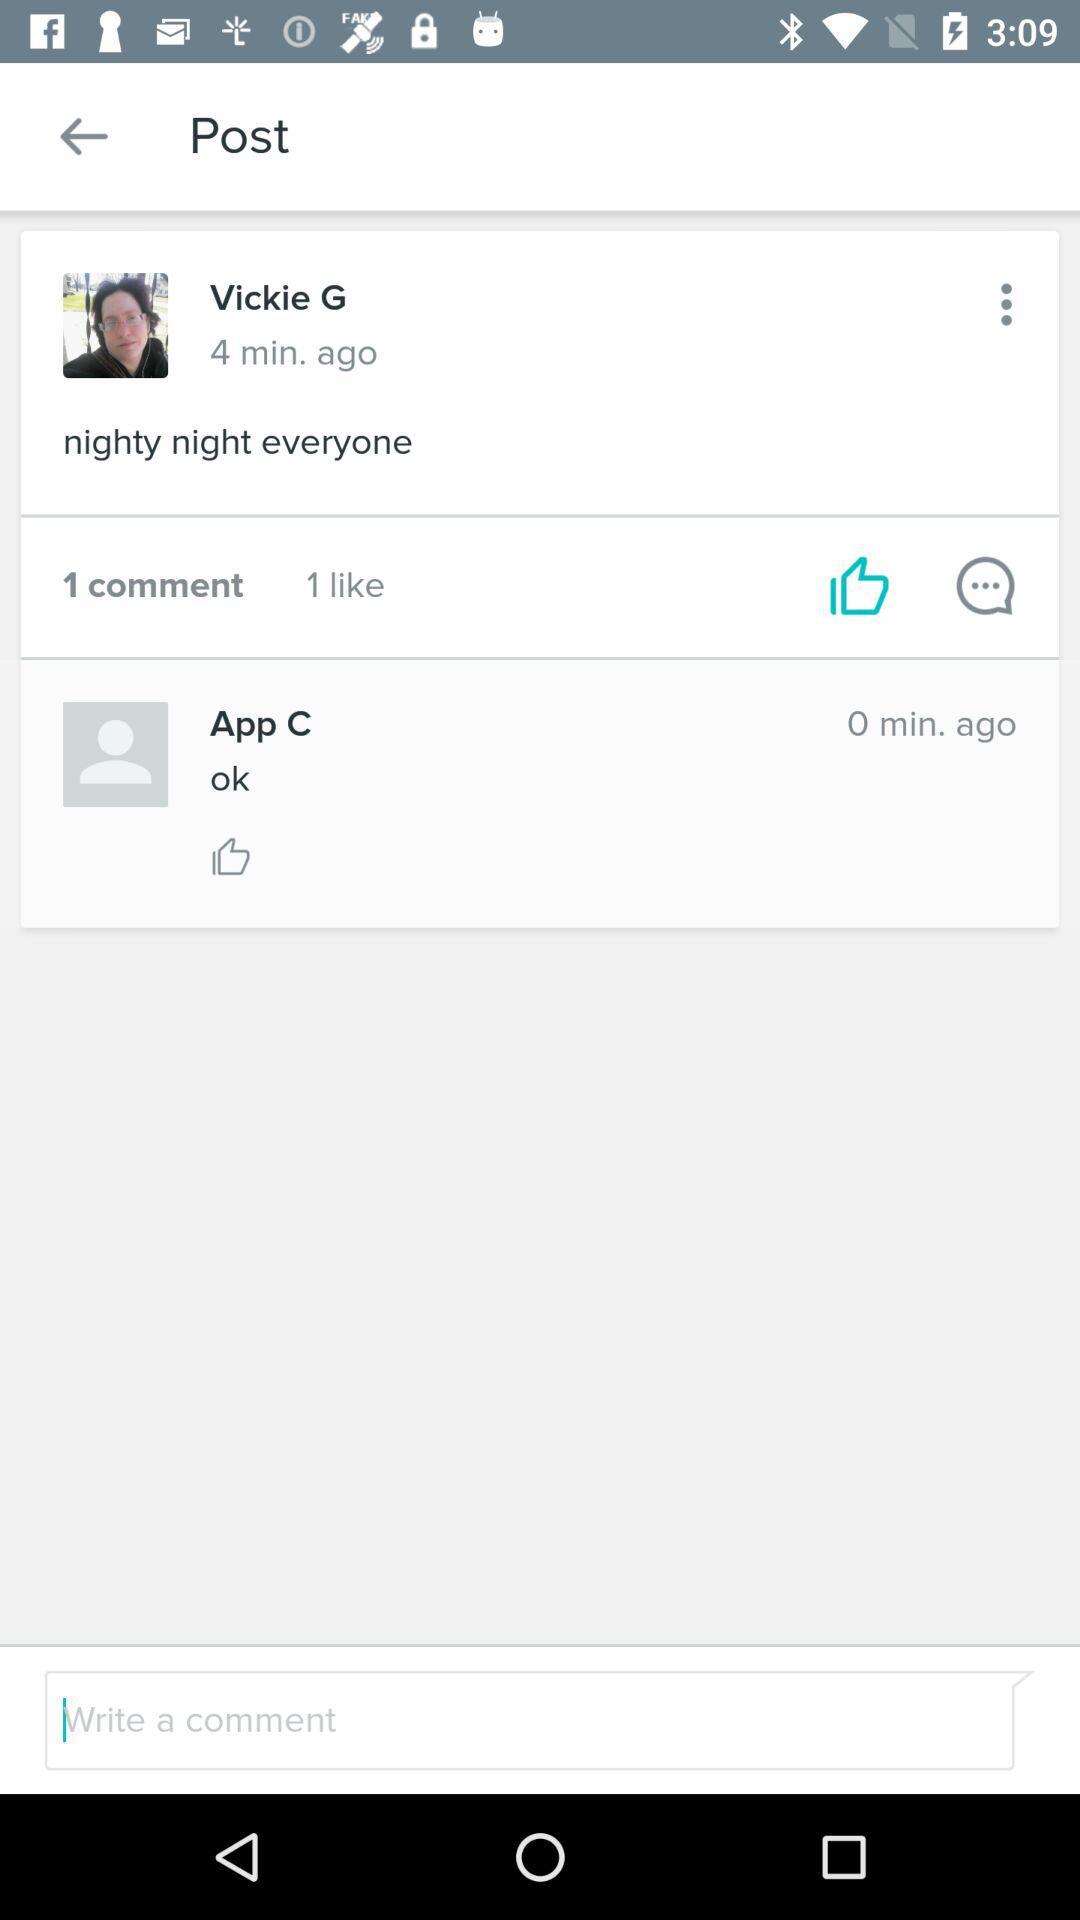 This screenshot has height=1920, width=1080. I want to click on profile, so click(115, 325).